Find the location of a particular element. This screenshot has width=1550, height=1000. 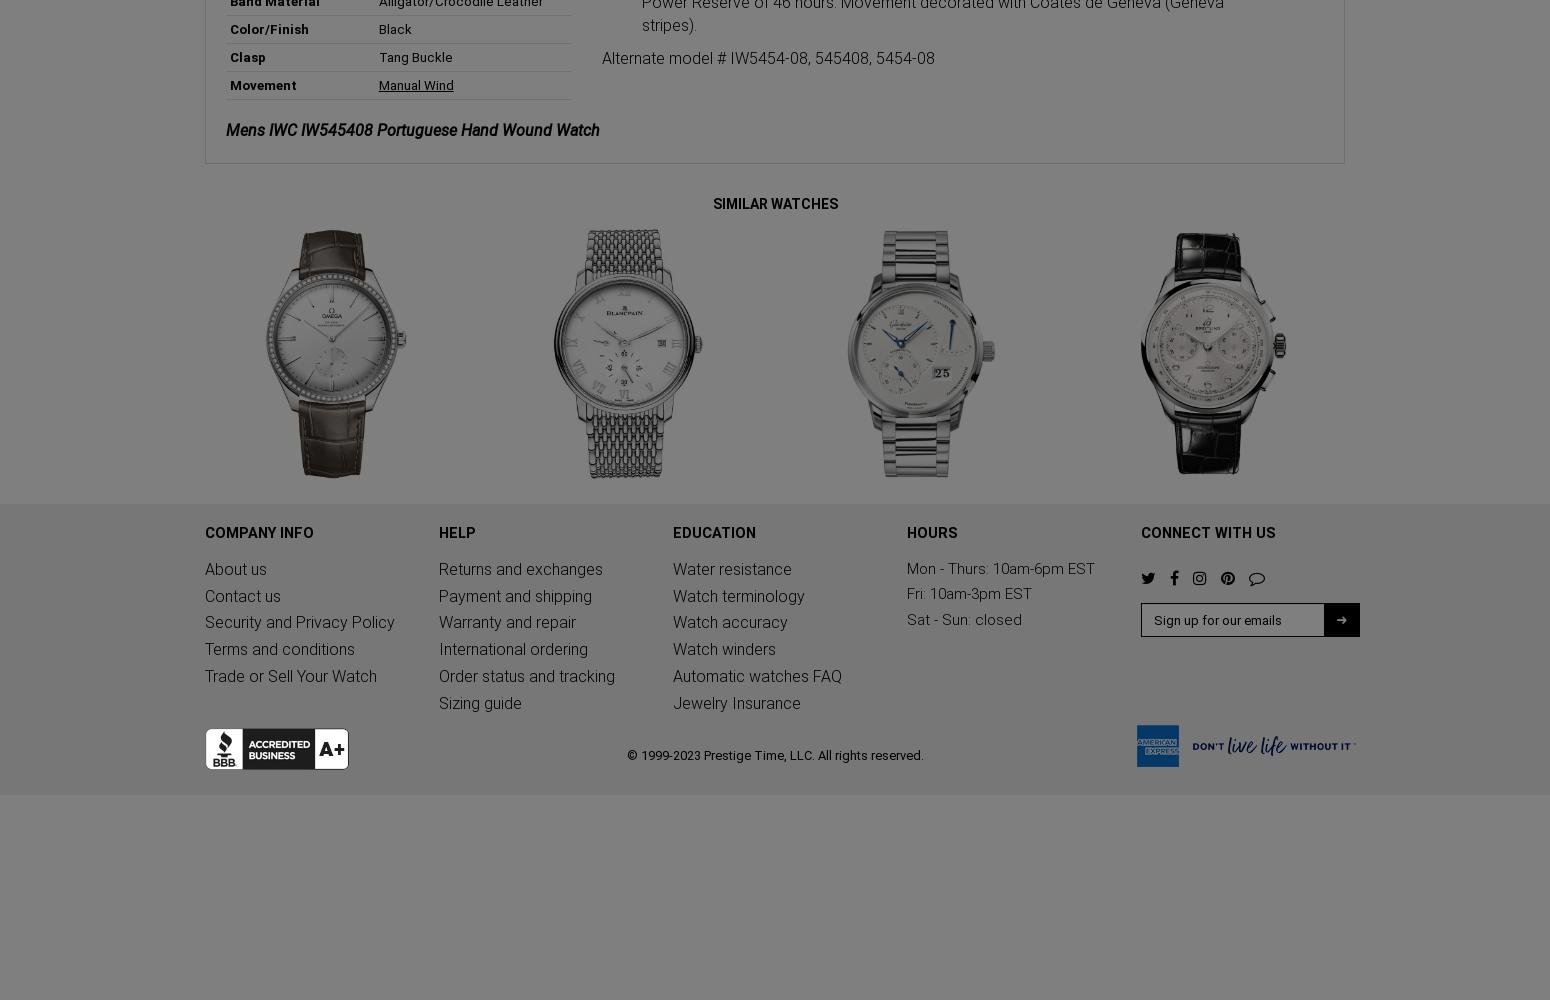

'Sizing guide' is located at coordinates (438, 702).